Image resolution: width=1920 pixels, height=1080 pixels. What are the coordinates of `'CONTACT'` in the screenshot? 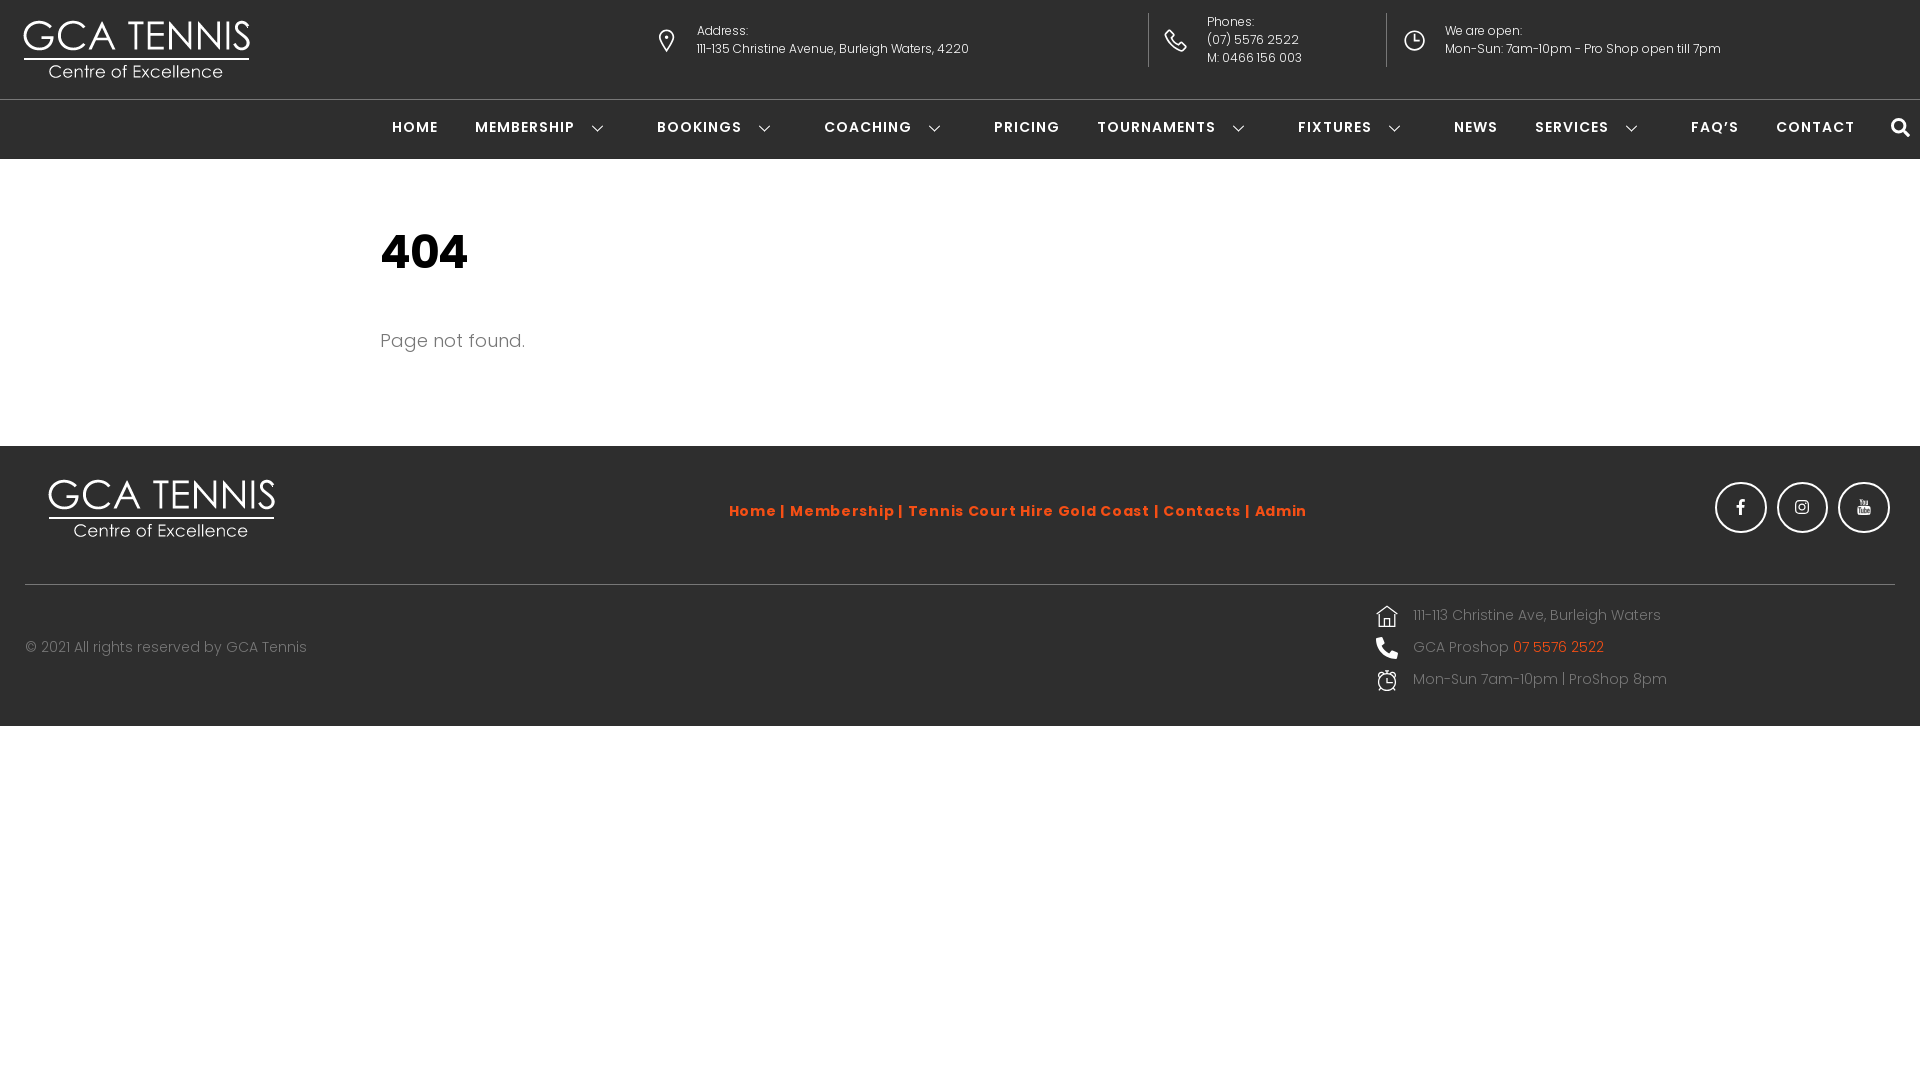 It's located at (1815, 127).